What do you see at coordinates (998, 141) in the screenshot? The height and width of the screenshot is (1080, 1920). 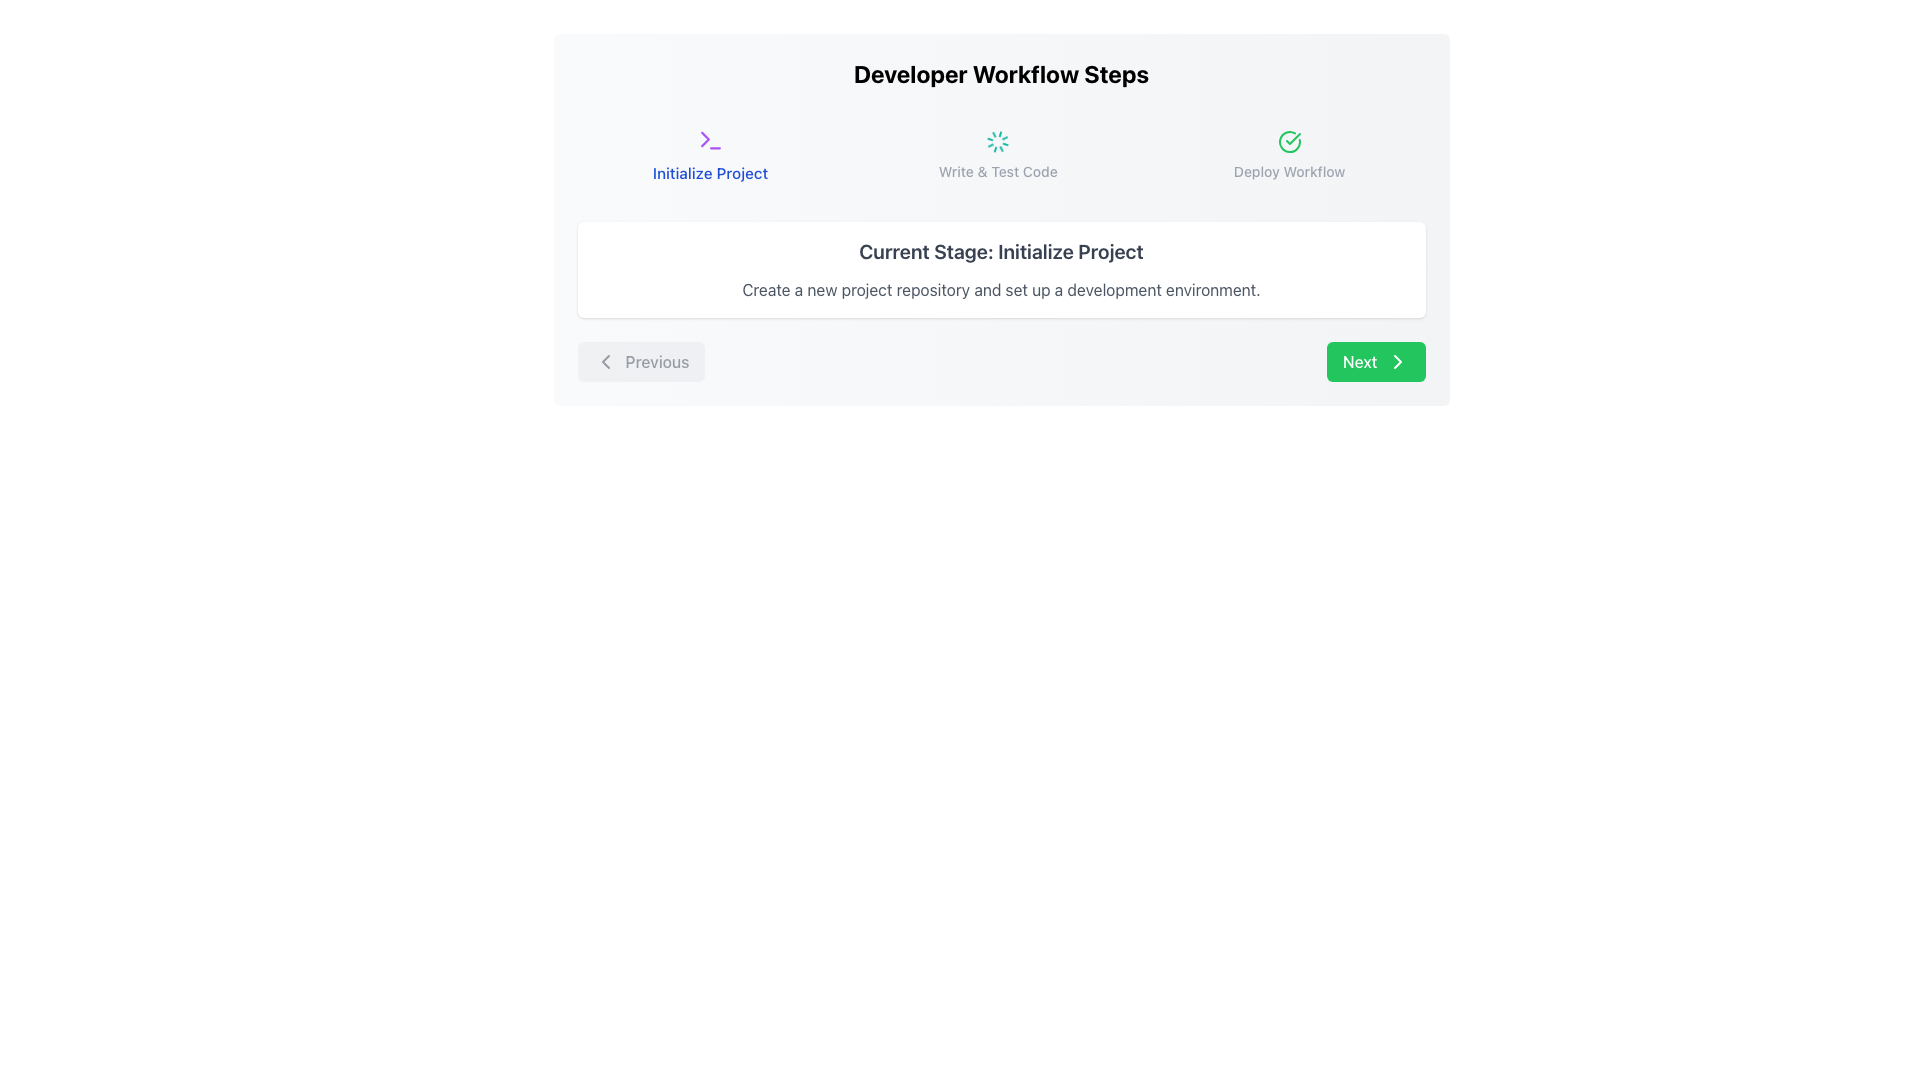 I see `the status icon representing the current progress within the 'Write & Test Code' workflow step, located in the middle of the top section of the interface` at bounding box center [998, 141].